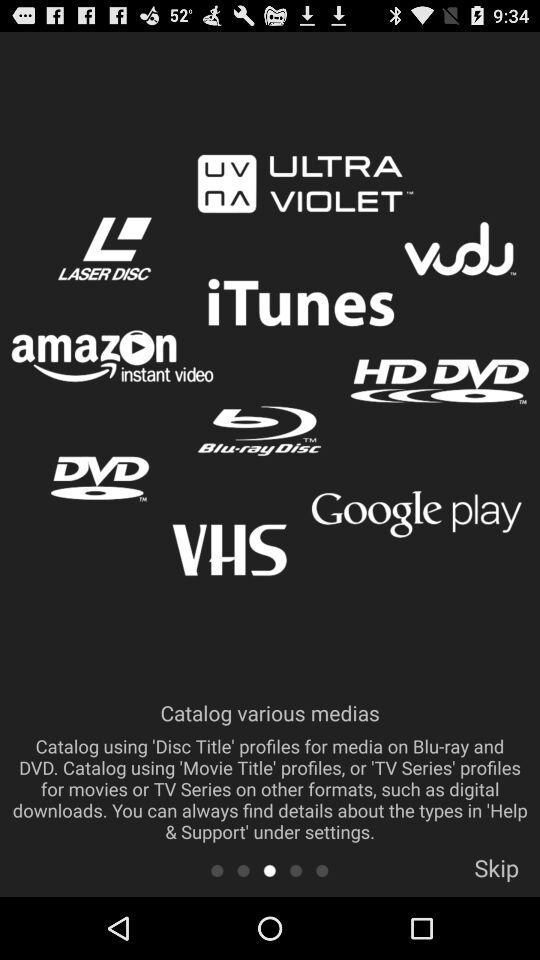 The width and height of the screenshot is (540, 960). Describe the element at coordinates (322, 869) in the screenshot. I see `icon next to skip` at that location.